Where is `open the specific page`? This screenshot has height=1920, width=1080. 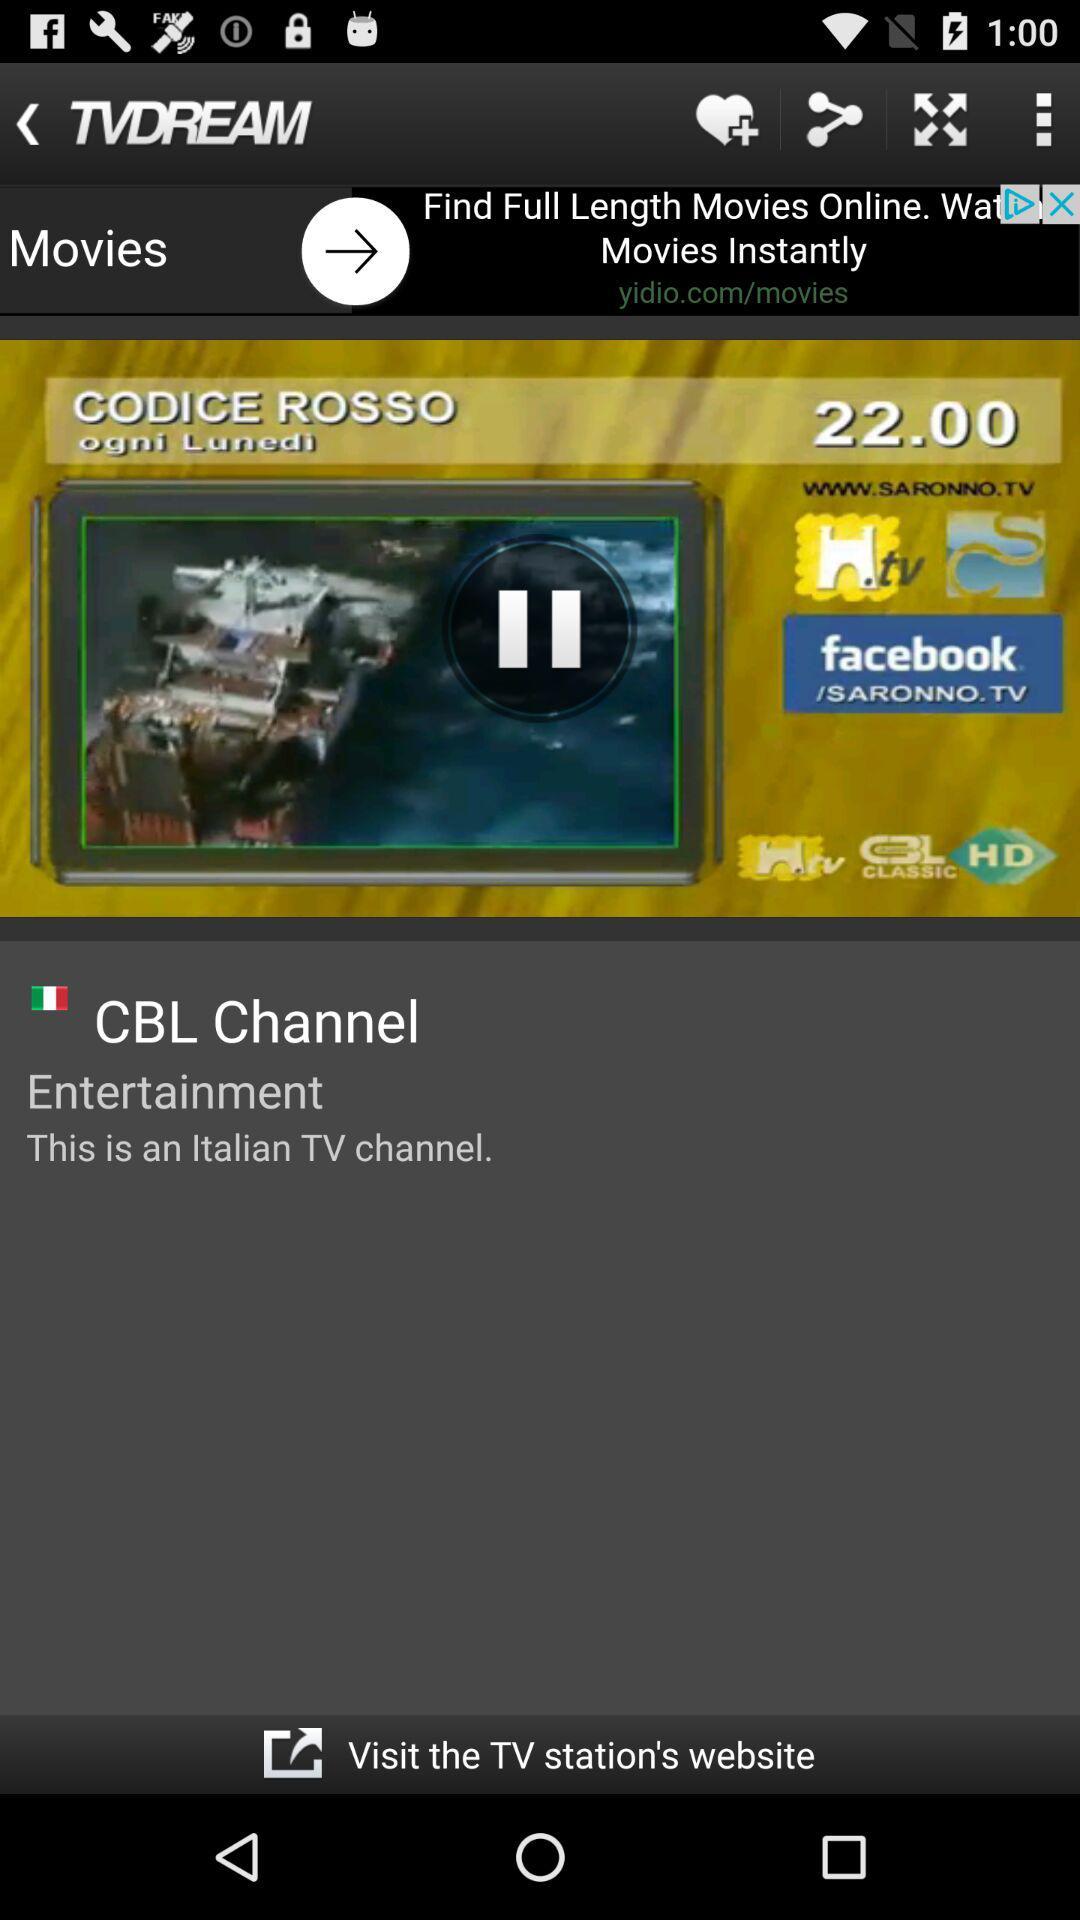
open the specific page is located at coordinates (292, 1753).